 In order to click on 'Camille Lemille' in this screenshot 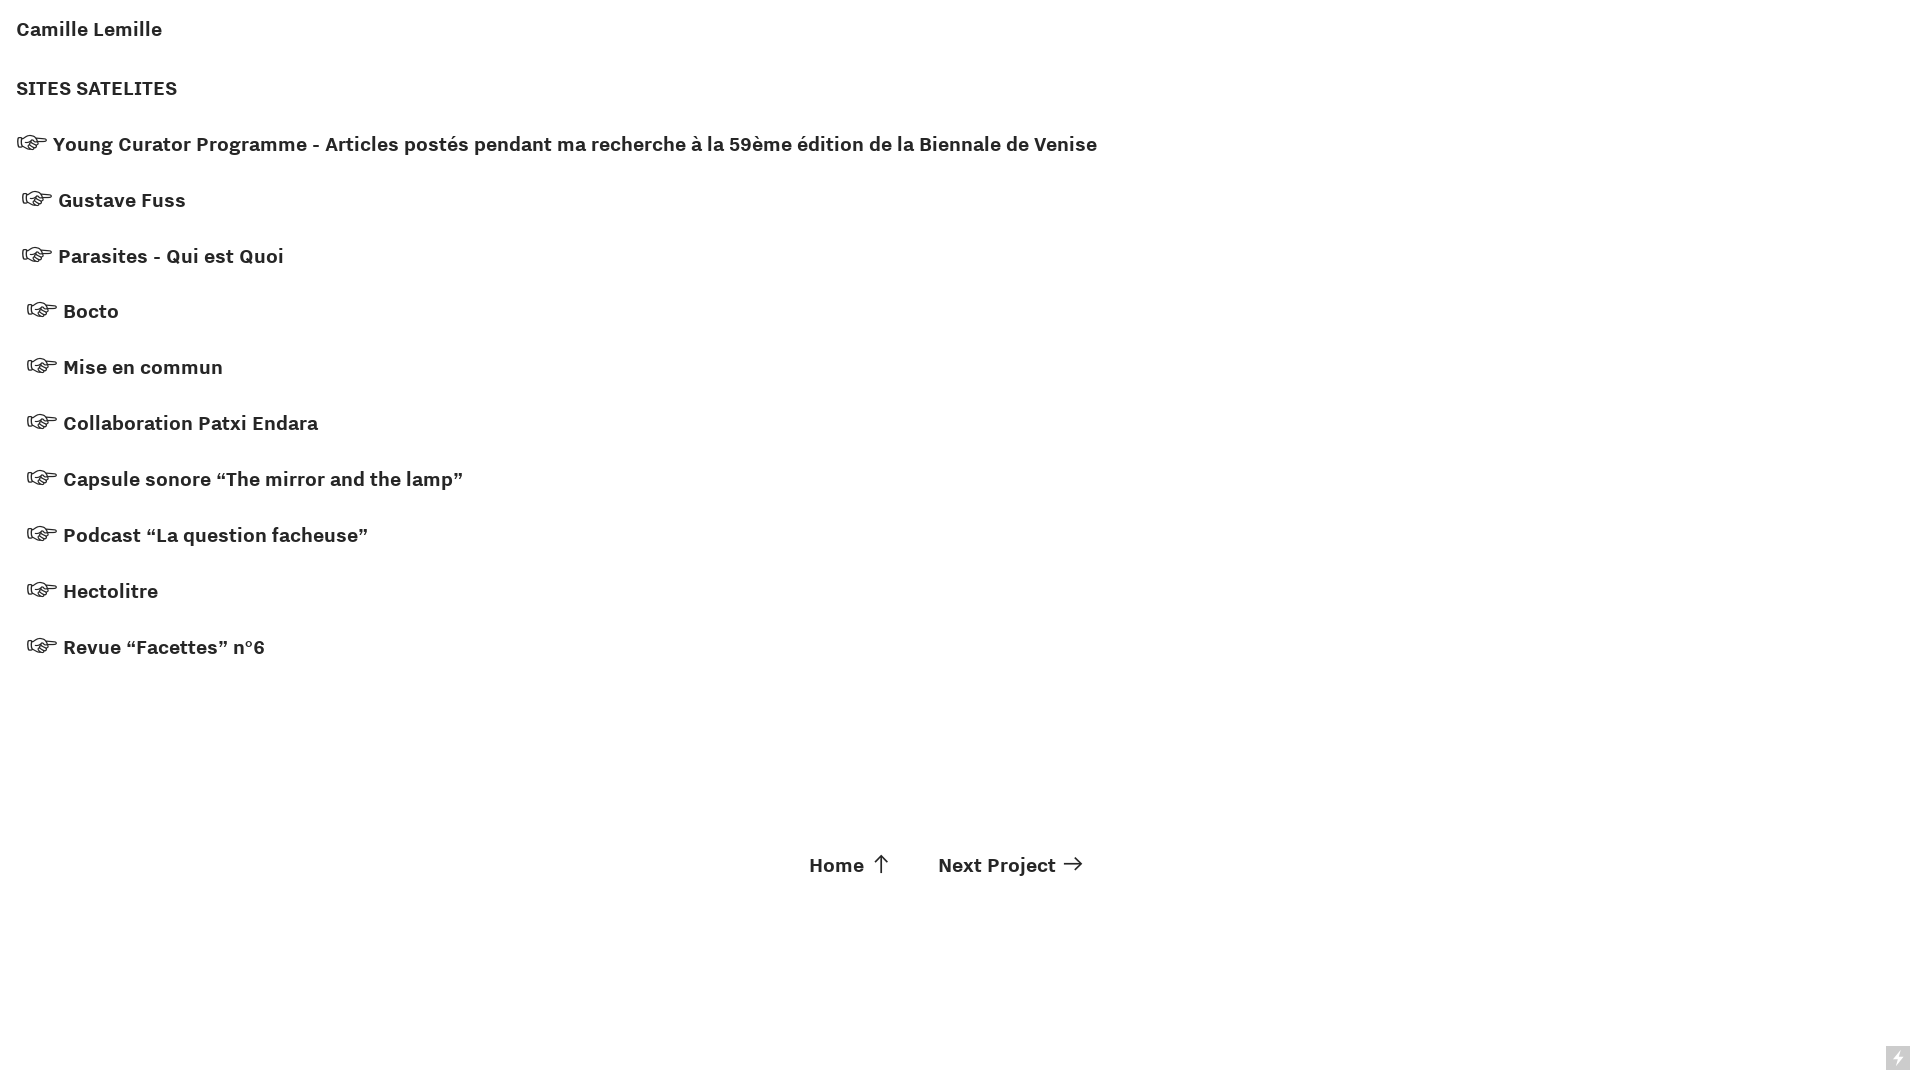, I will do `click(88, 29)`.